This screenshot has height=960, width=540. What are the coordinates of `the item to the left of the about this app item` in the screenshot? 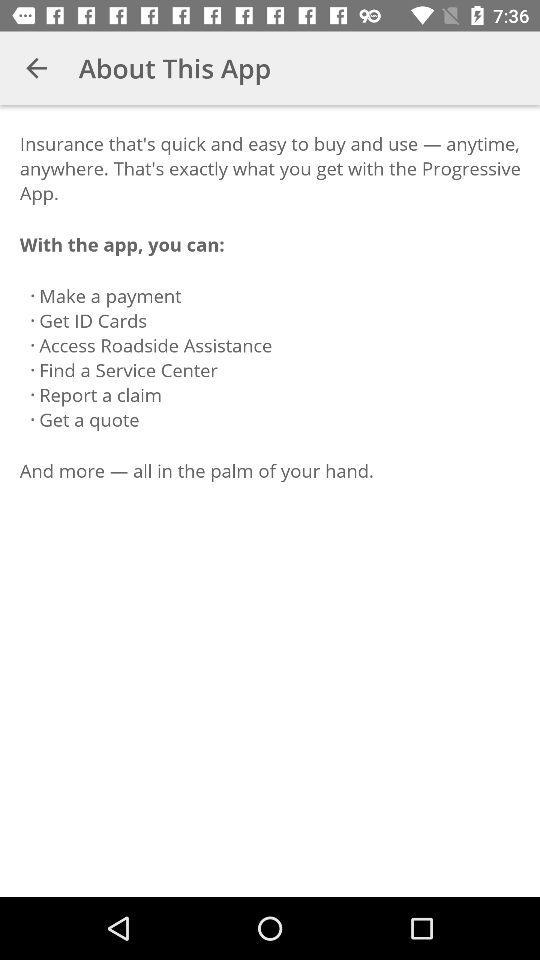 It's located at (36, 68).